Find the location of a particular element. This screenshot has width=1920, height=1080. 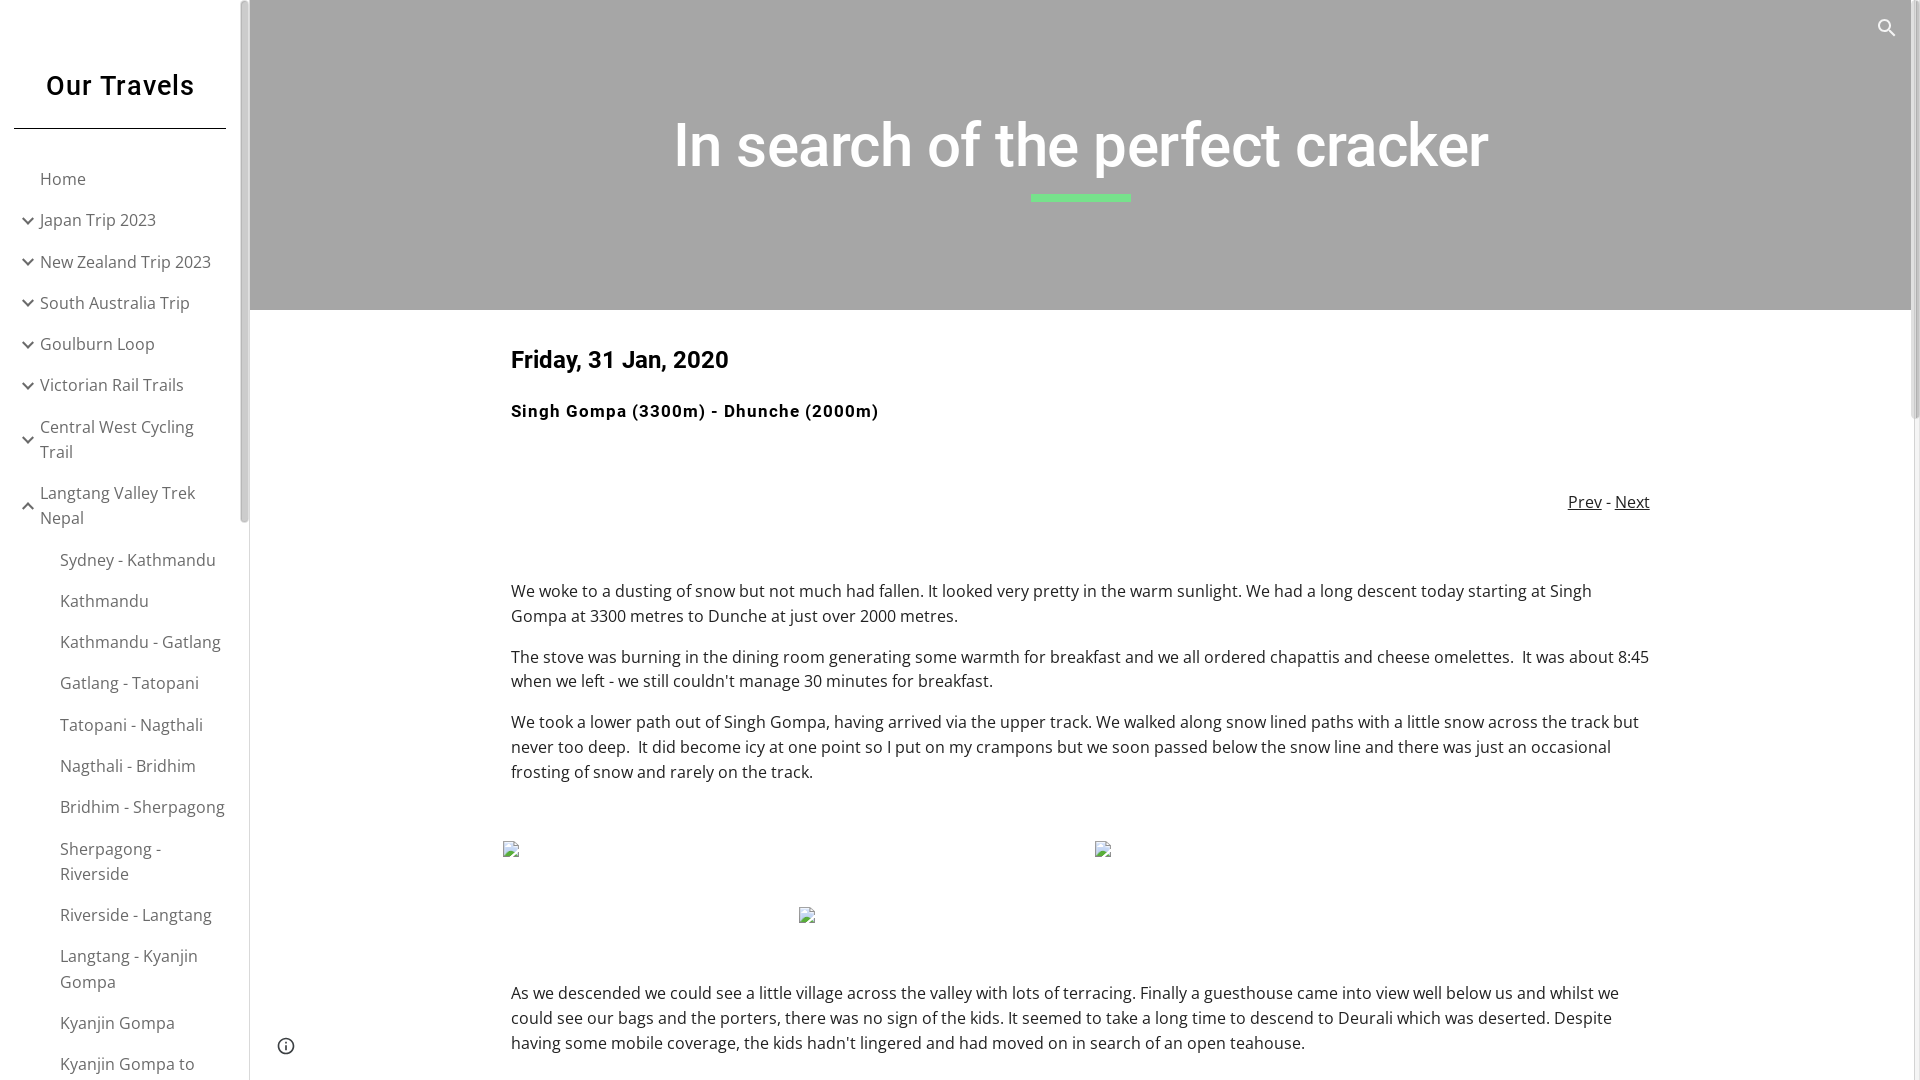

'Kyanjin Gompa' is located at coordinates (56, 1023).